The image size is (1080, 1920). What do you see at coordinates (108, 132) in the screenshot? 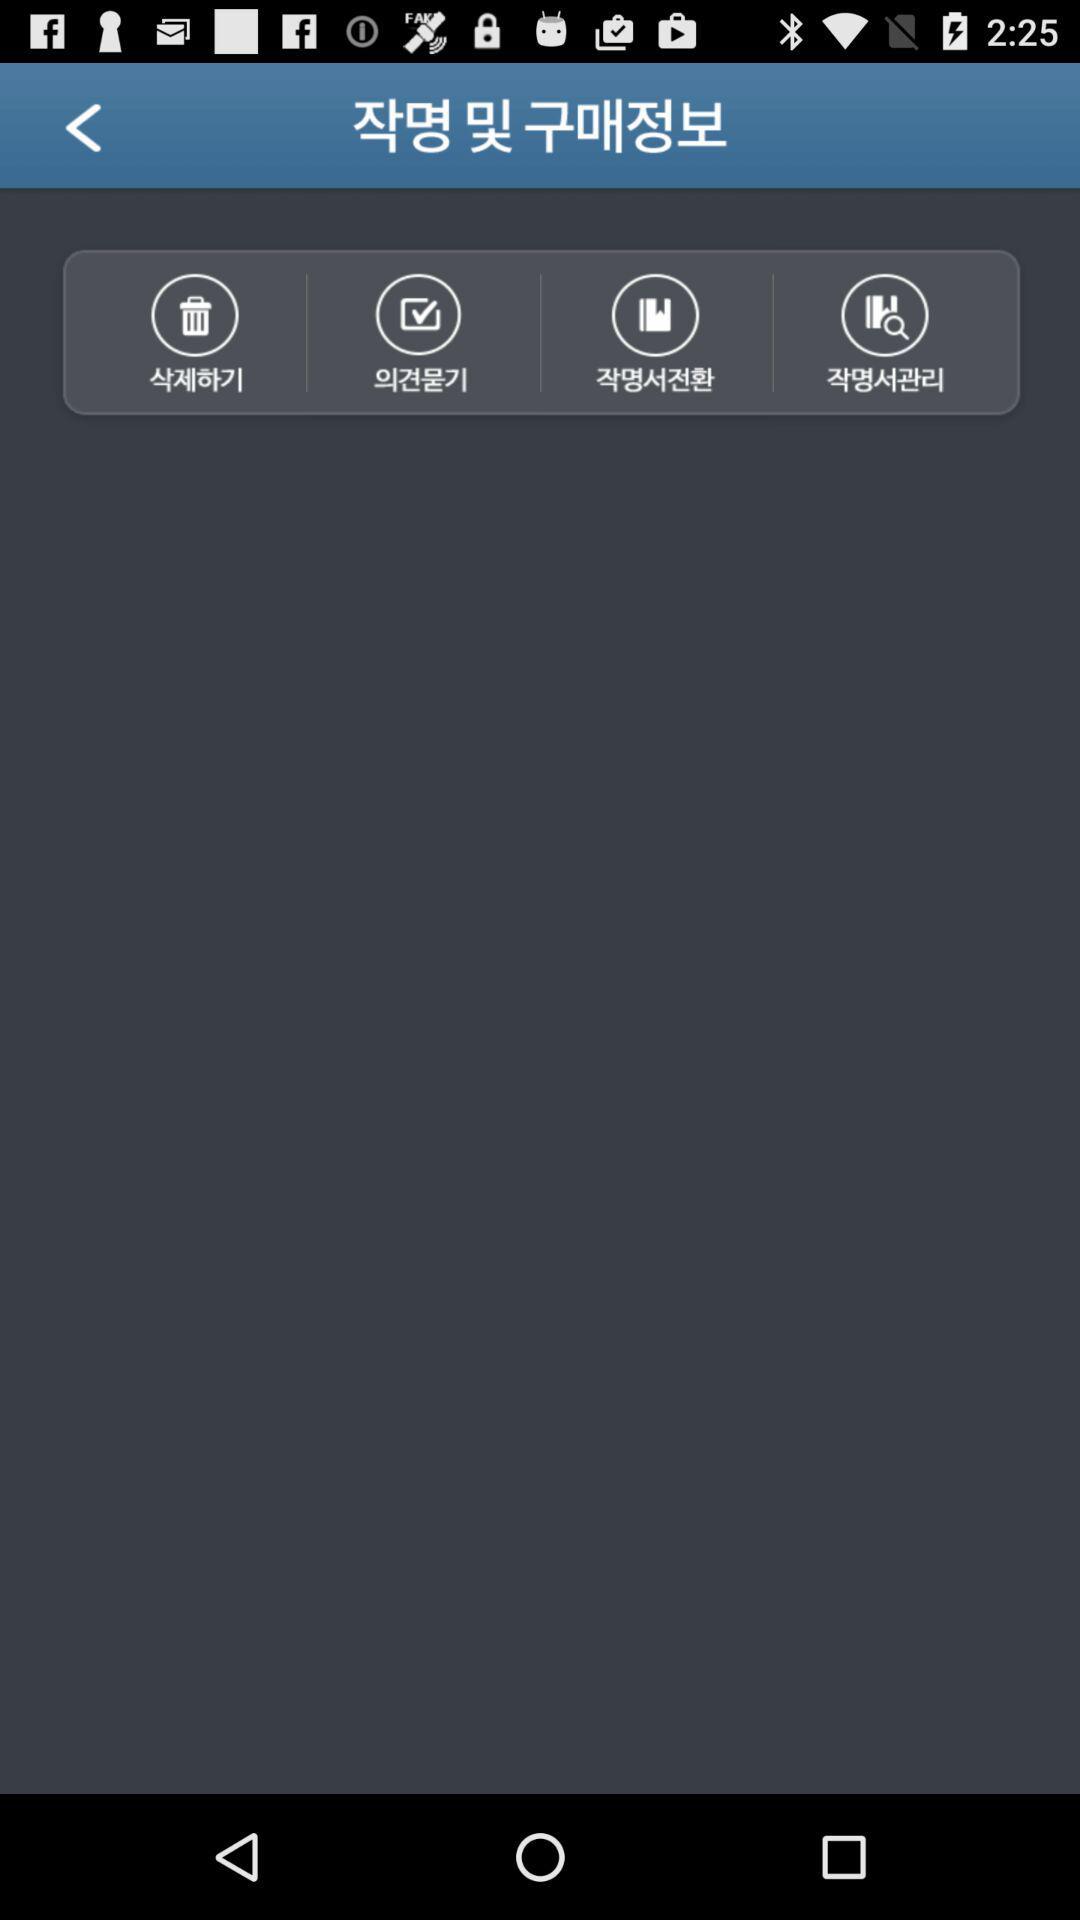
I see `go back` at bounding box center [108, 132].